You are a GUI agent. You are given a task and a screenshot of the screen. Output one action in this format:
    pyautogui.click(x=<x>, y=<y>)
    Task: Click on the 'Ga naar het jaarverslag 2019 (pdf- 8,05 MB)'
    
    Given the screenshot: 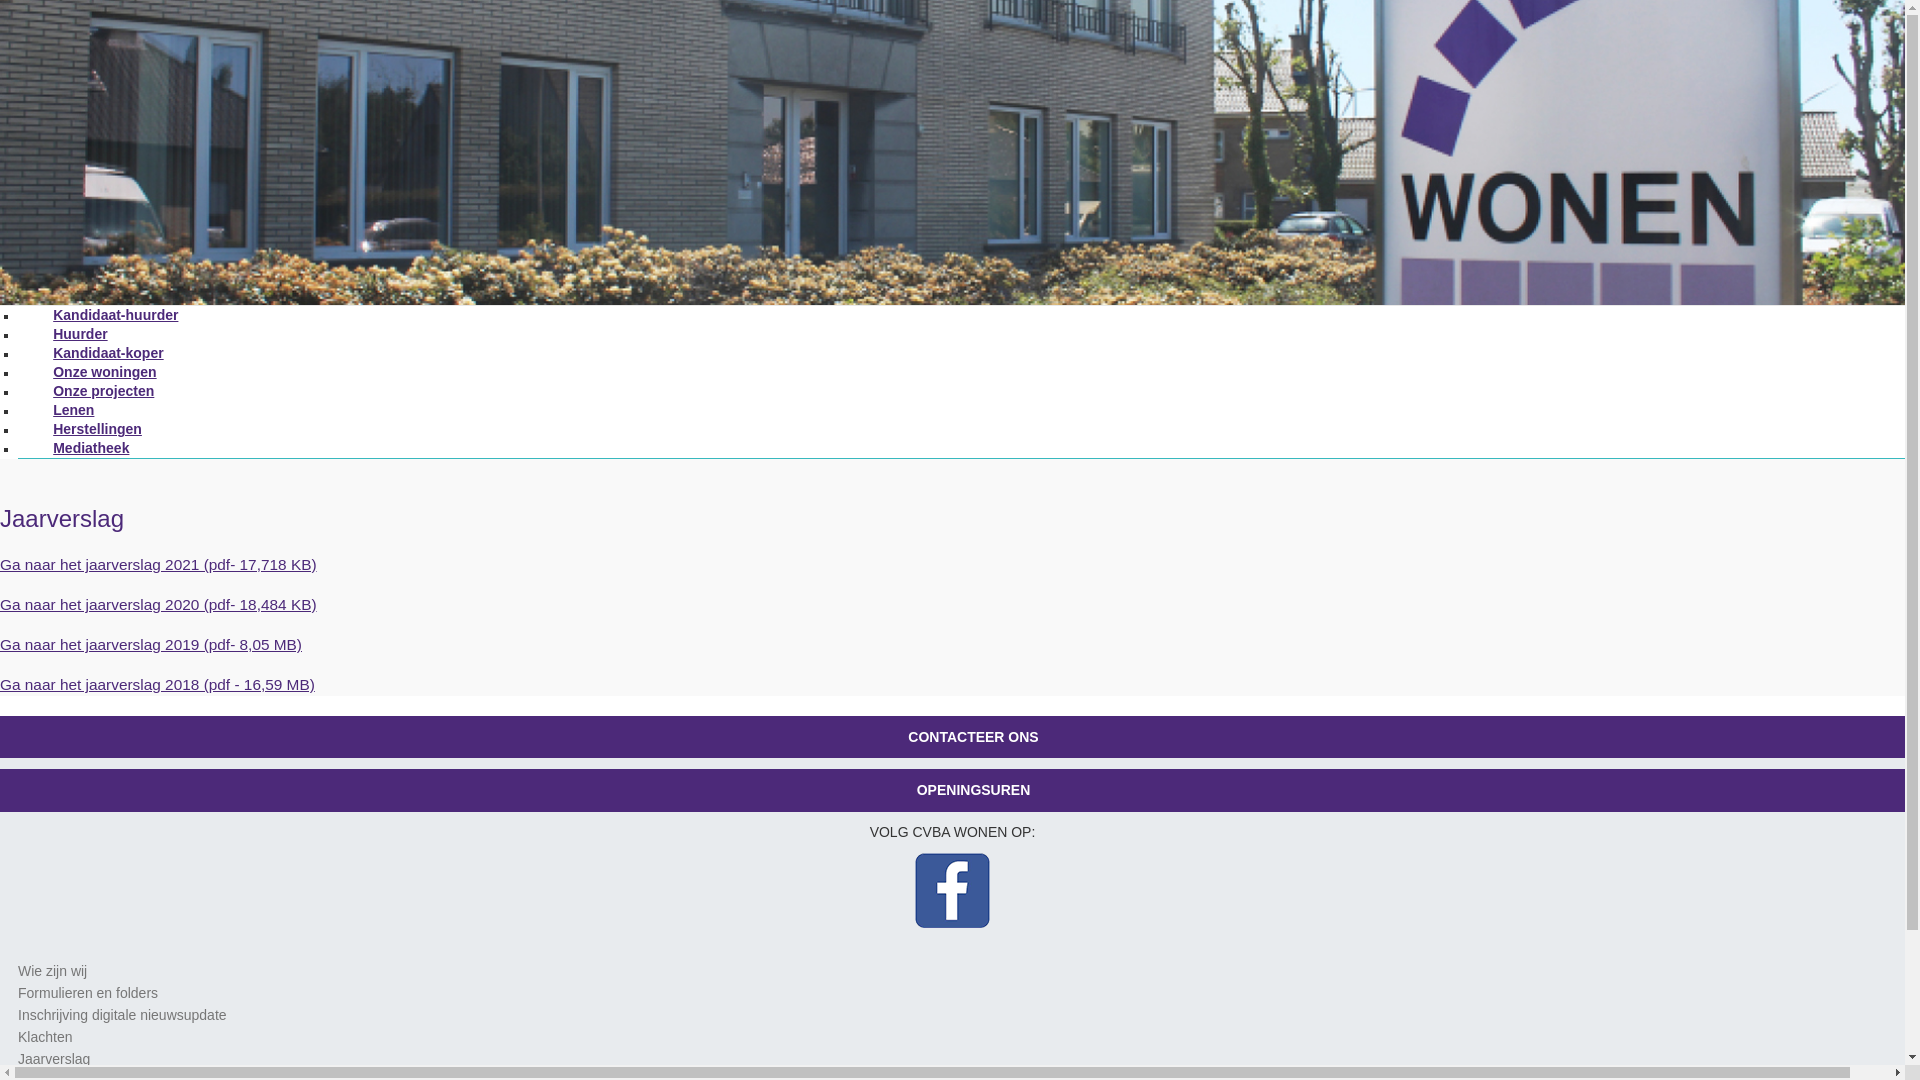 What is the action you would take?
    pyautogui.click(x=149, y=644)
    